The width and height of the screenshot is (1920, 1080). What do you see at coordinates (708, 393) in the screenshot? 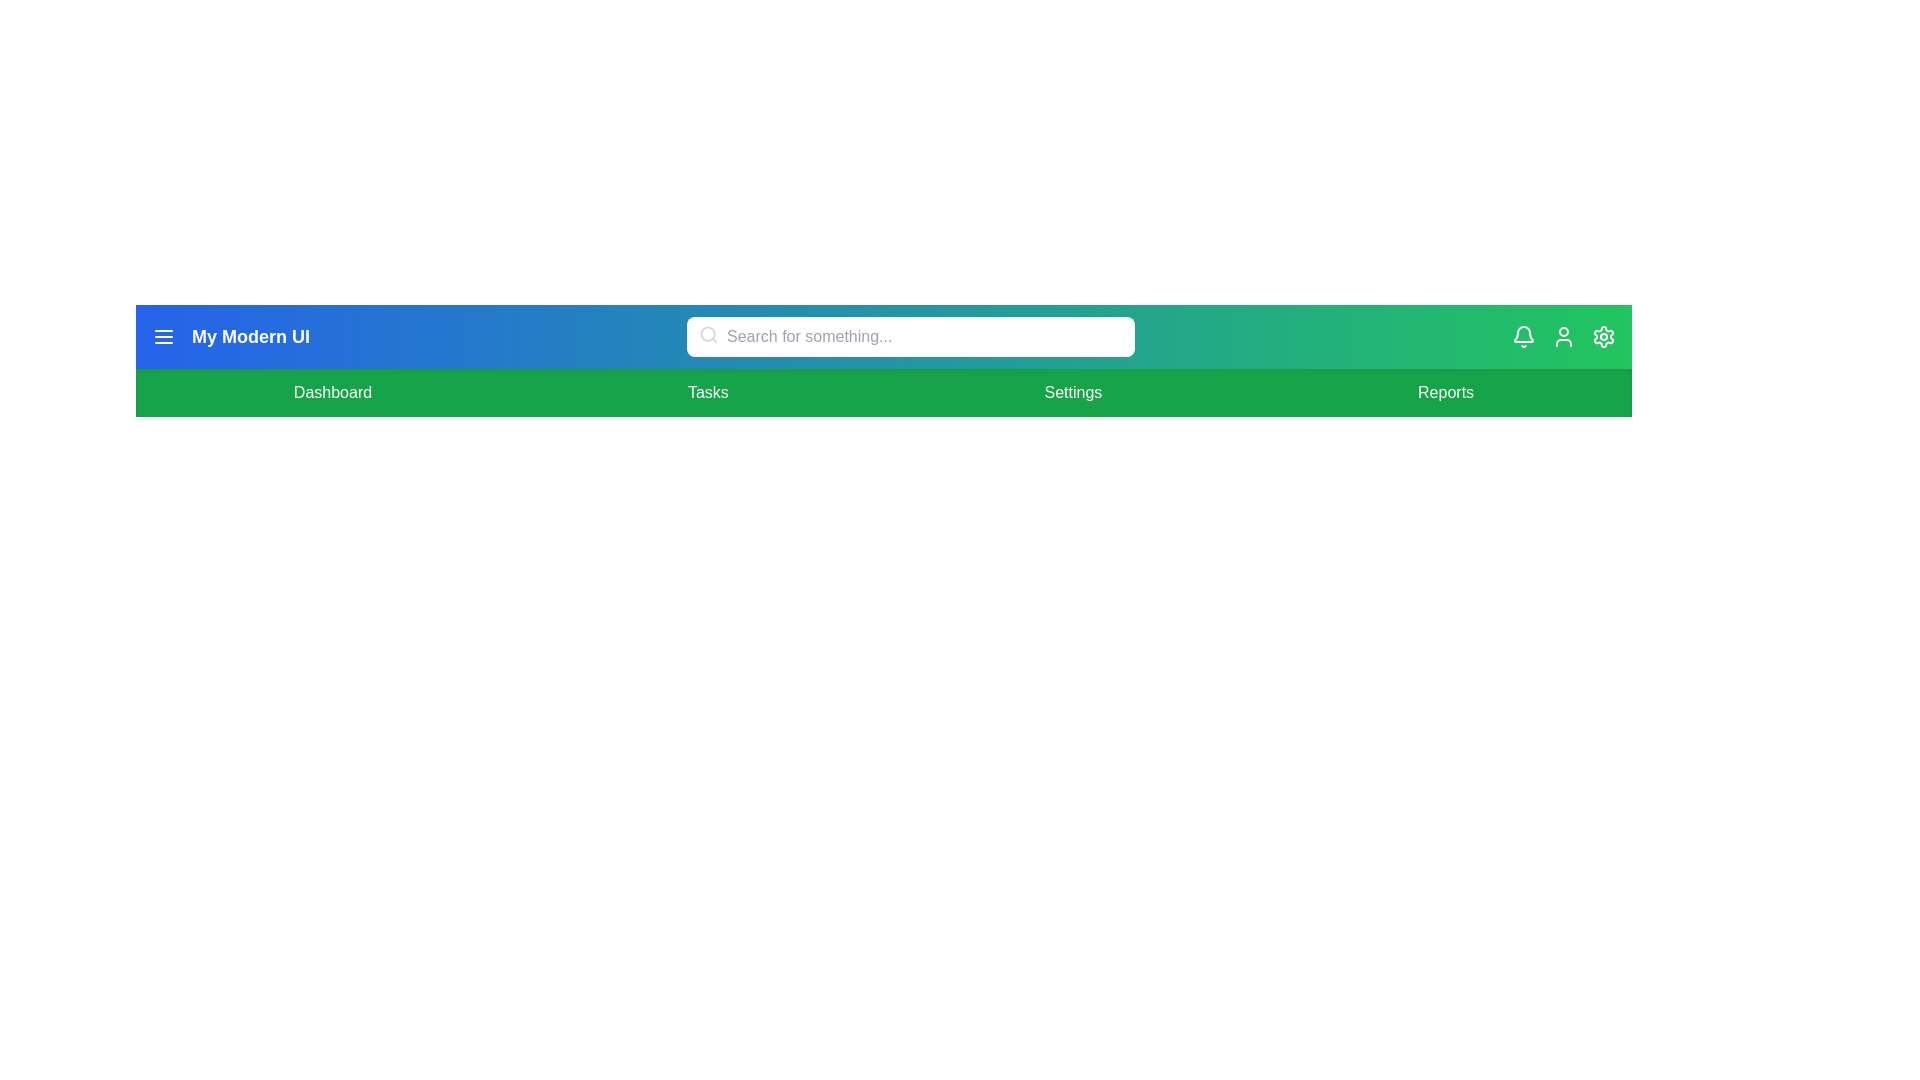
I see `the menu item Tasks to navigate to the corresponding section` at bounding box center [708, 393].